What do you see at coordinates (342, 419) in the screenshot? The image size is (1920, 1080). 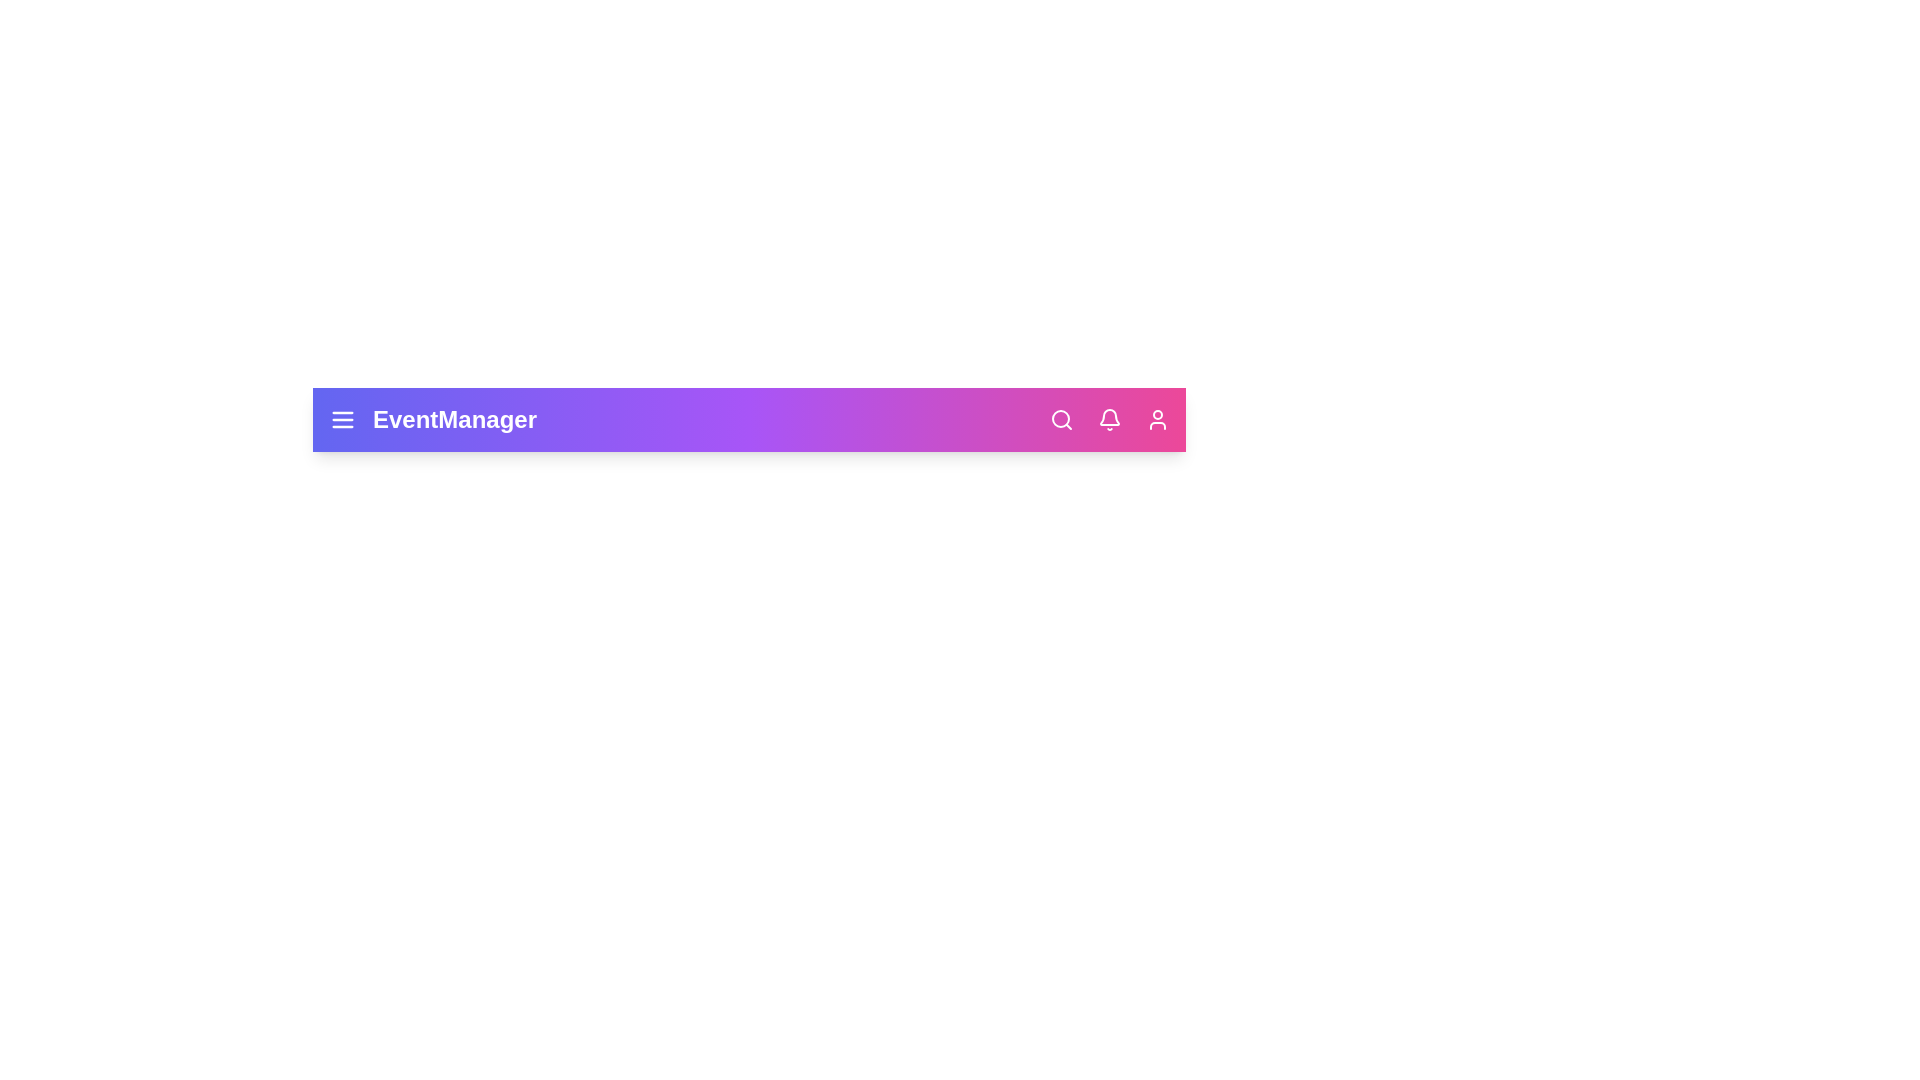 I see `the menu icon to toggle the main menu` at bounding box center [342, 419].